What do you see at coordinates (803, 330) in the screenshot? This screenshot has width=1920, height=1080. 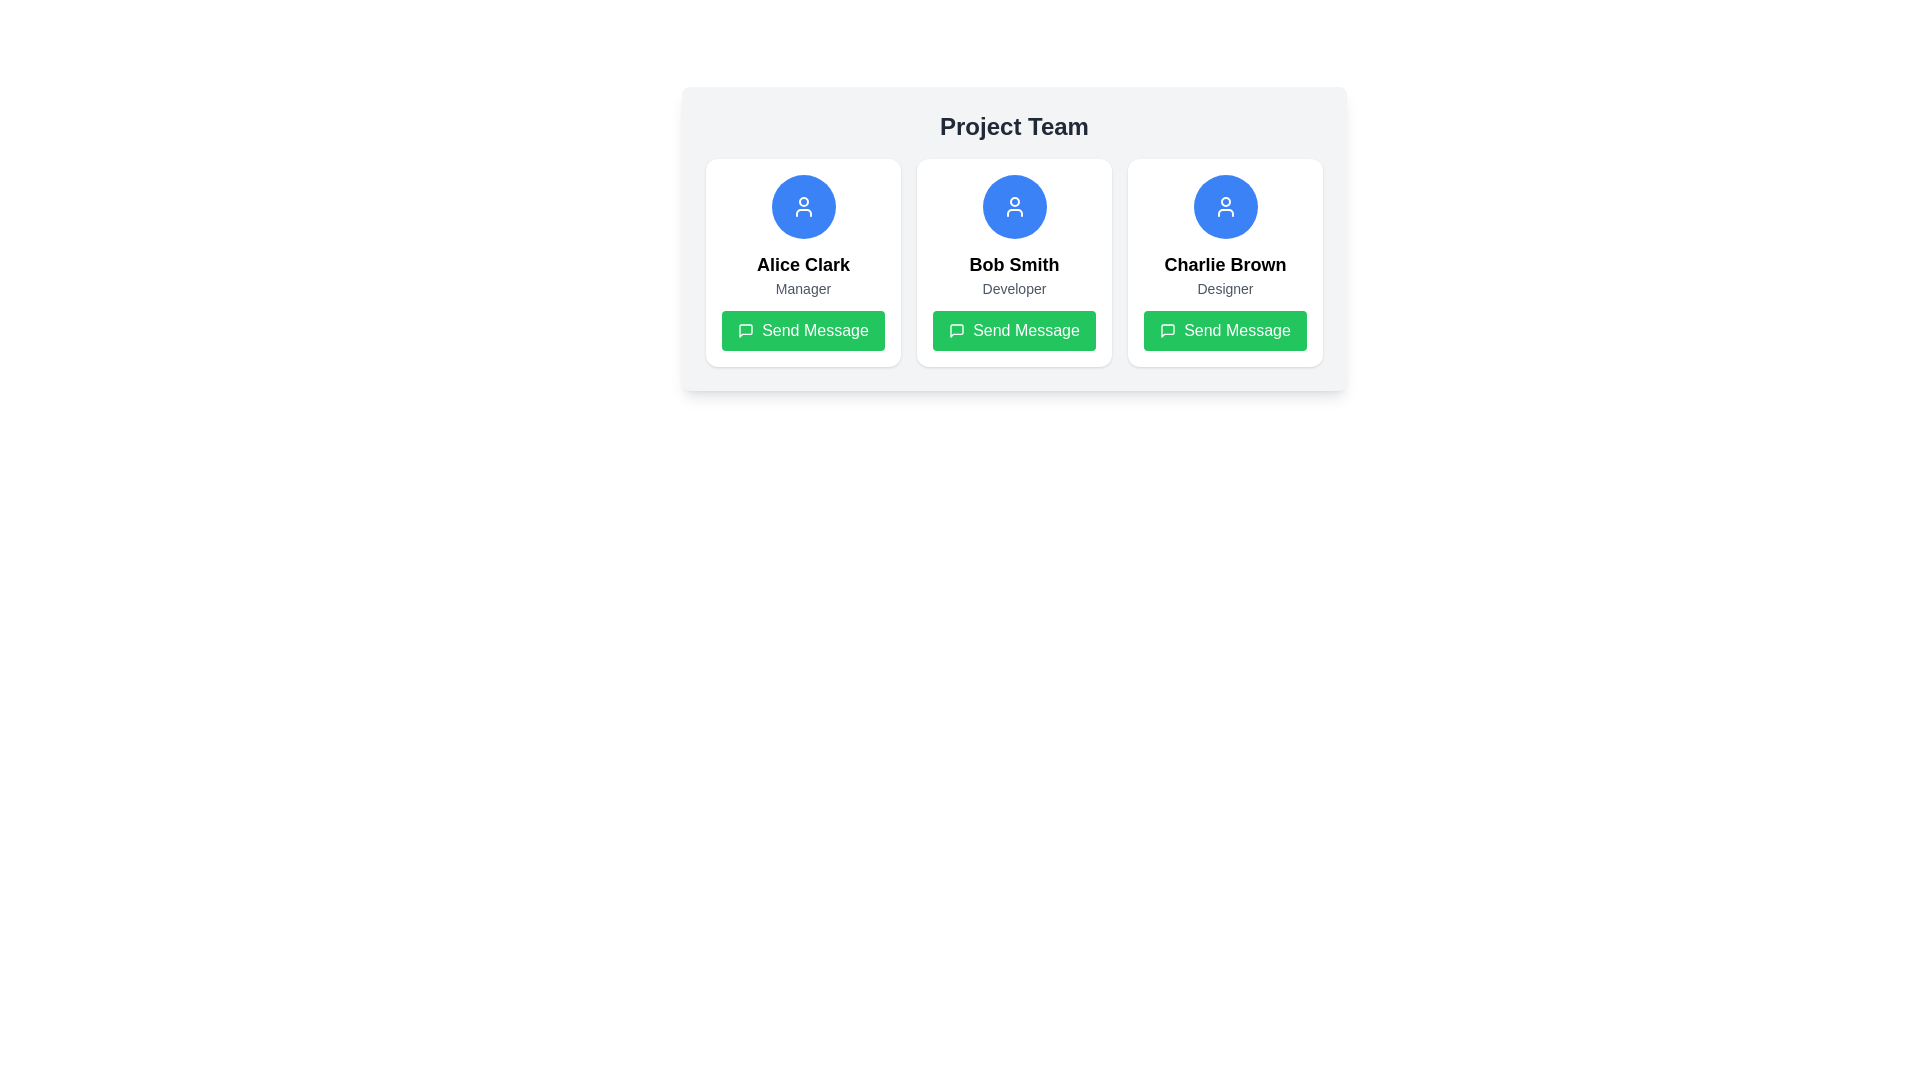 I see `the 'Send Message' button with a green background and white text below 'Alice Clark', the Manager, to send a message` at bounding box center [803, 330].